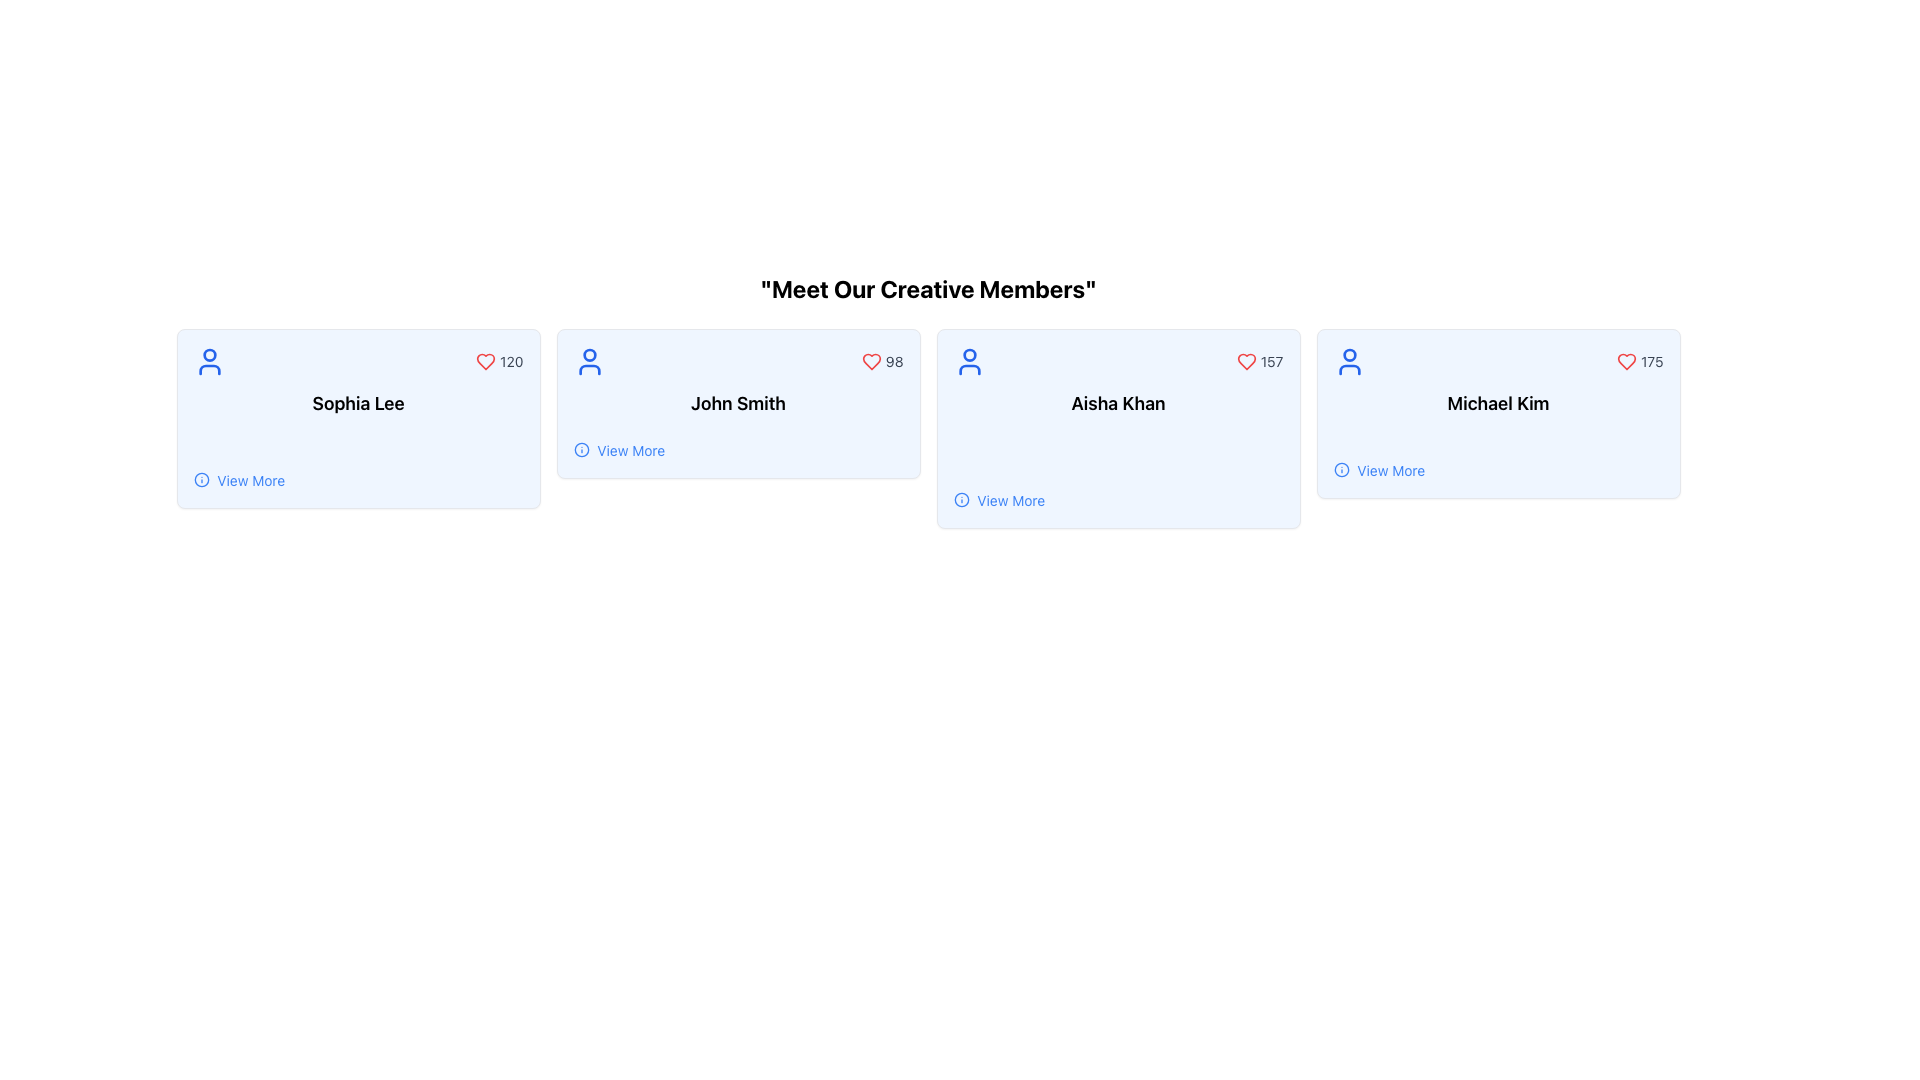 The height and width of the screenshot is (1080, 1920). Describe the element at coordinates (618, 451) in the screenshot. I see `the text link located under the name 'John Smith' in the second card from the left` at that location.